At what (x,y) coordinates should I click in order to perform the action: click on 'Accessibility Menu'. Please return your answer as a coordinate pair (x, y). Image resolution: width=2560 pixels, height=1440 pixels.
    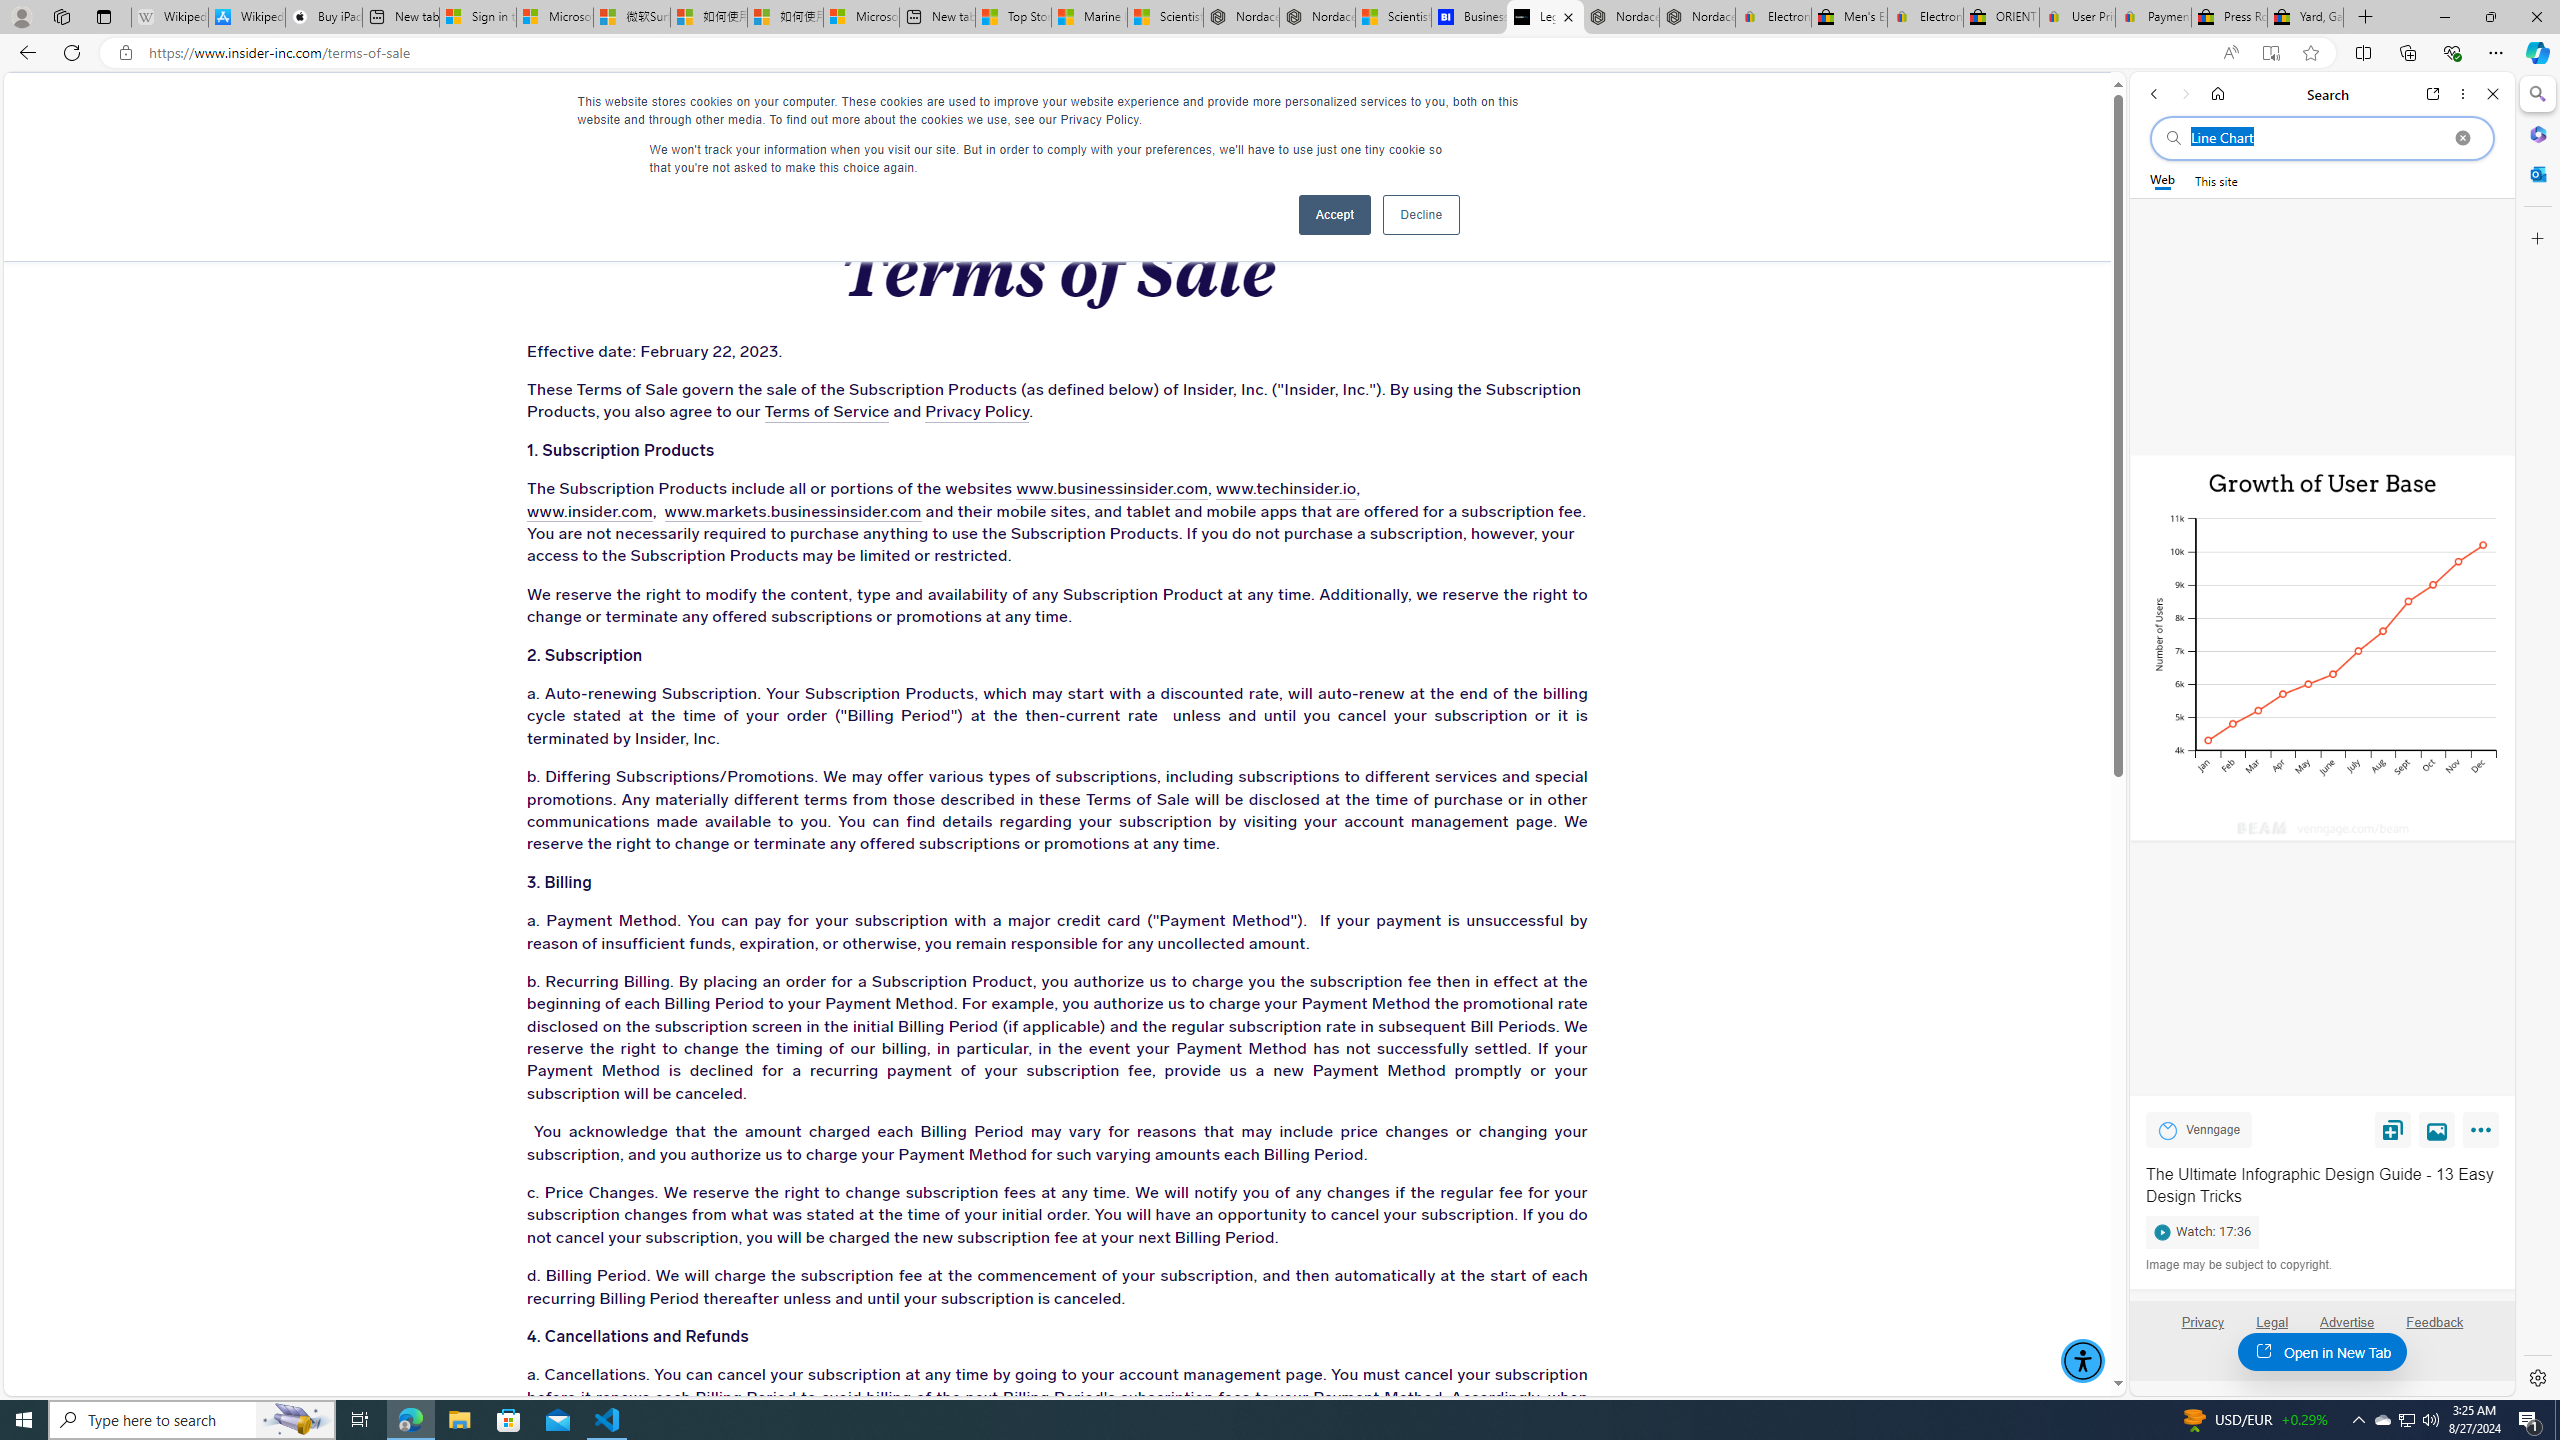
    Looking at the image, I should click on (2082, 1359).